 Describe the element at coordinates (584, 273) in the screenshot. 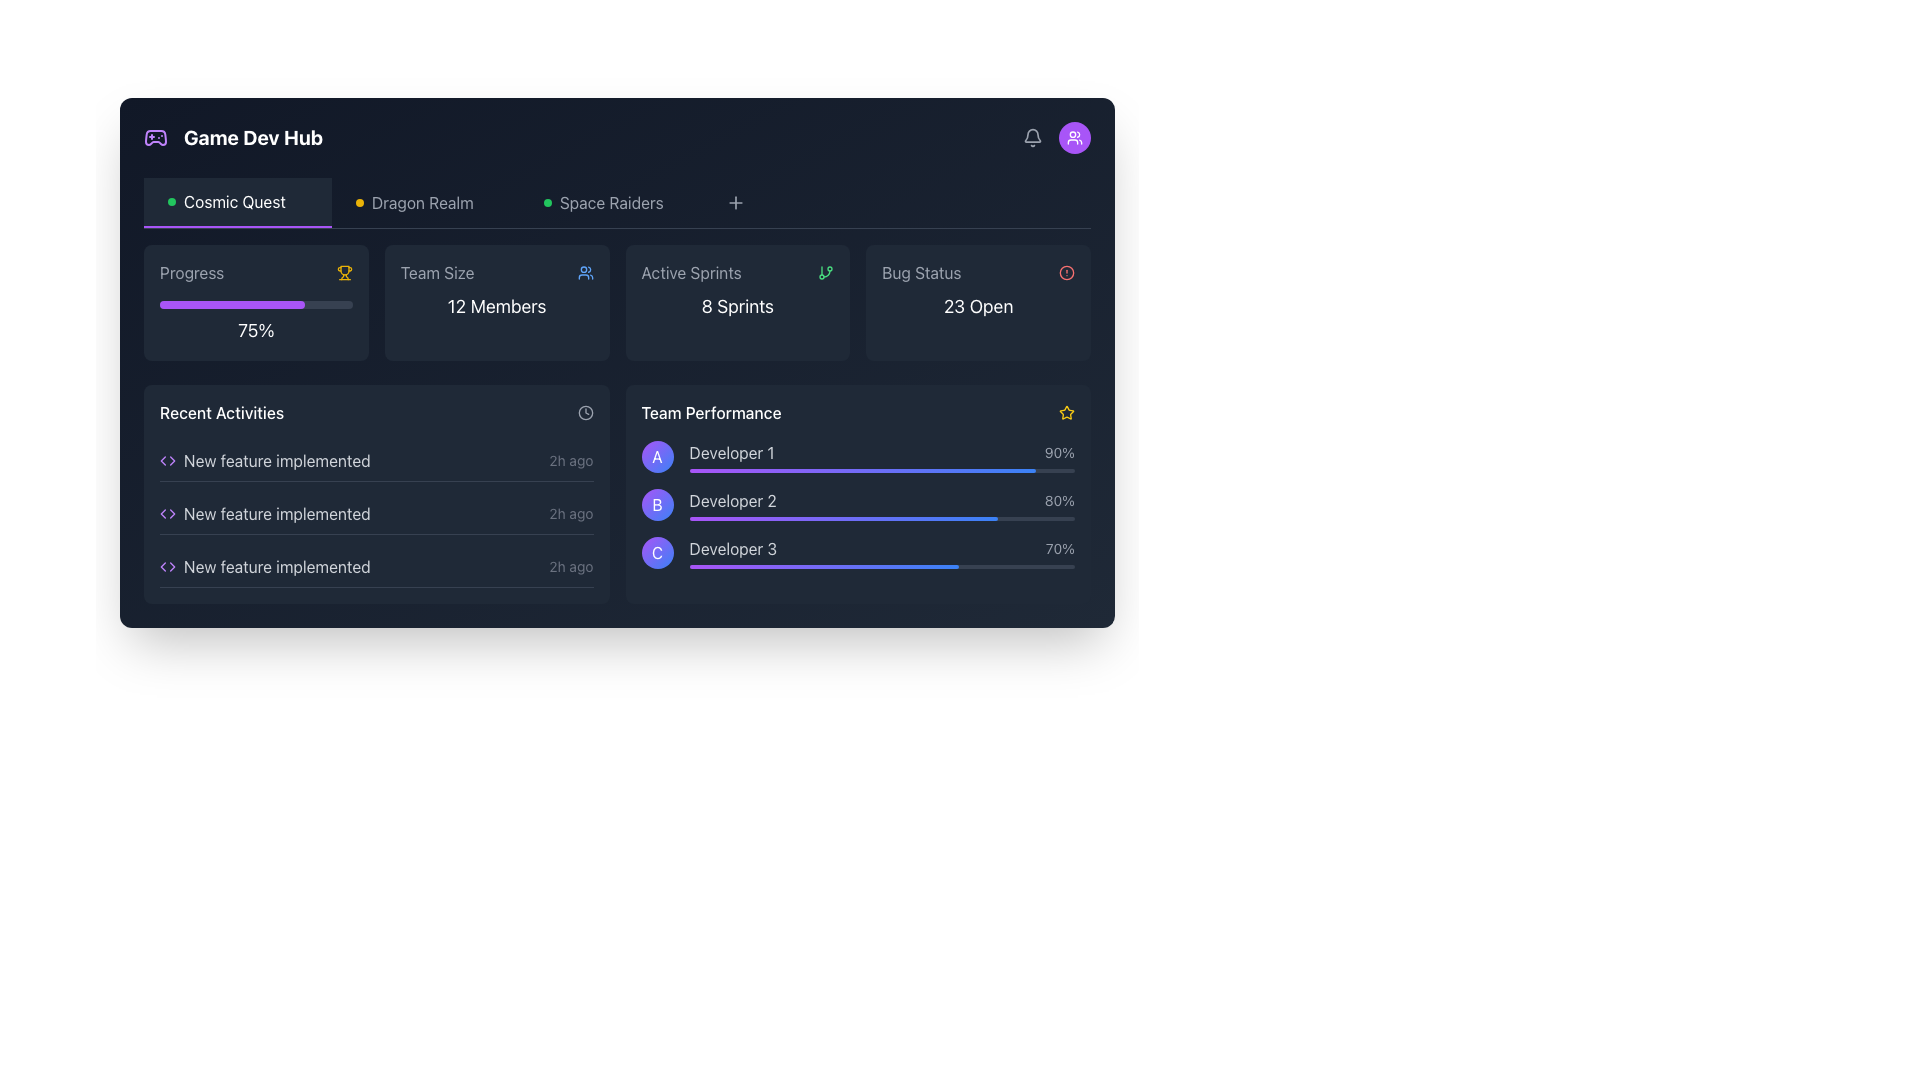

I see `the blue-colored icon representing a team or users located in the top-right corner of the card titled 'Team Size', adjacent to the text '12 Members'` at that location.